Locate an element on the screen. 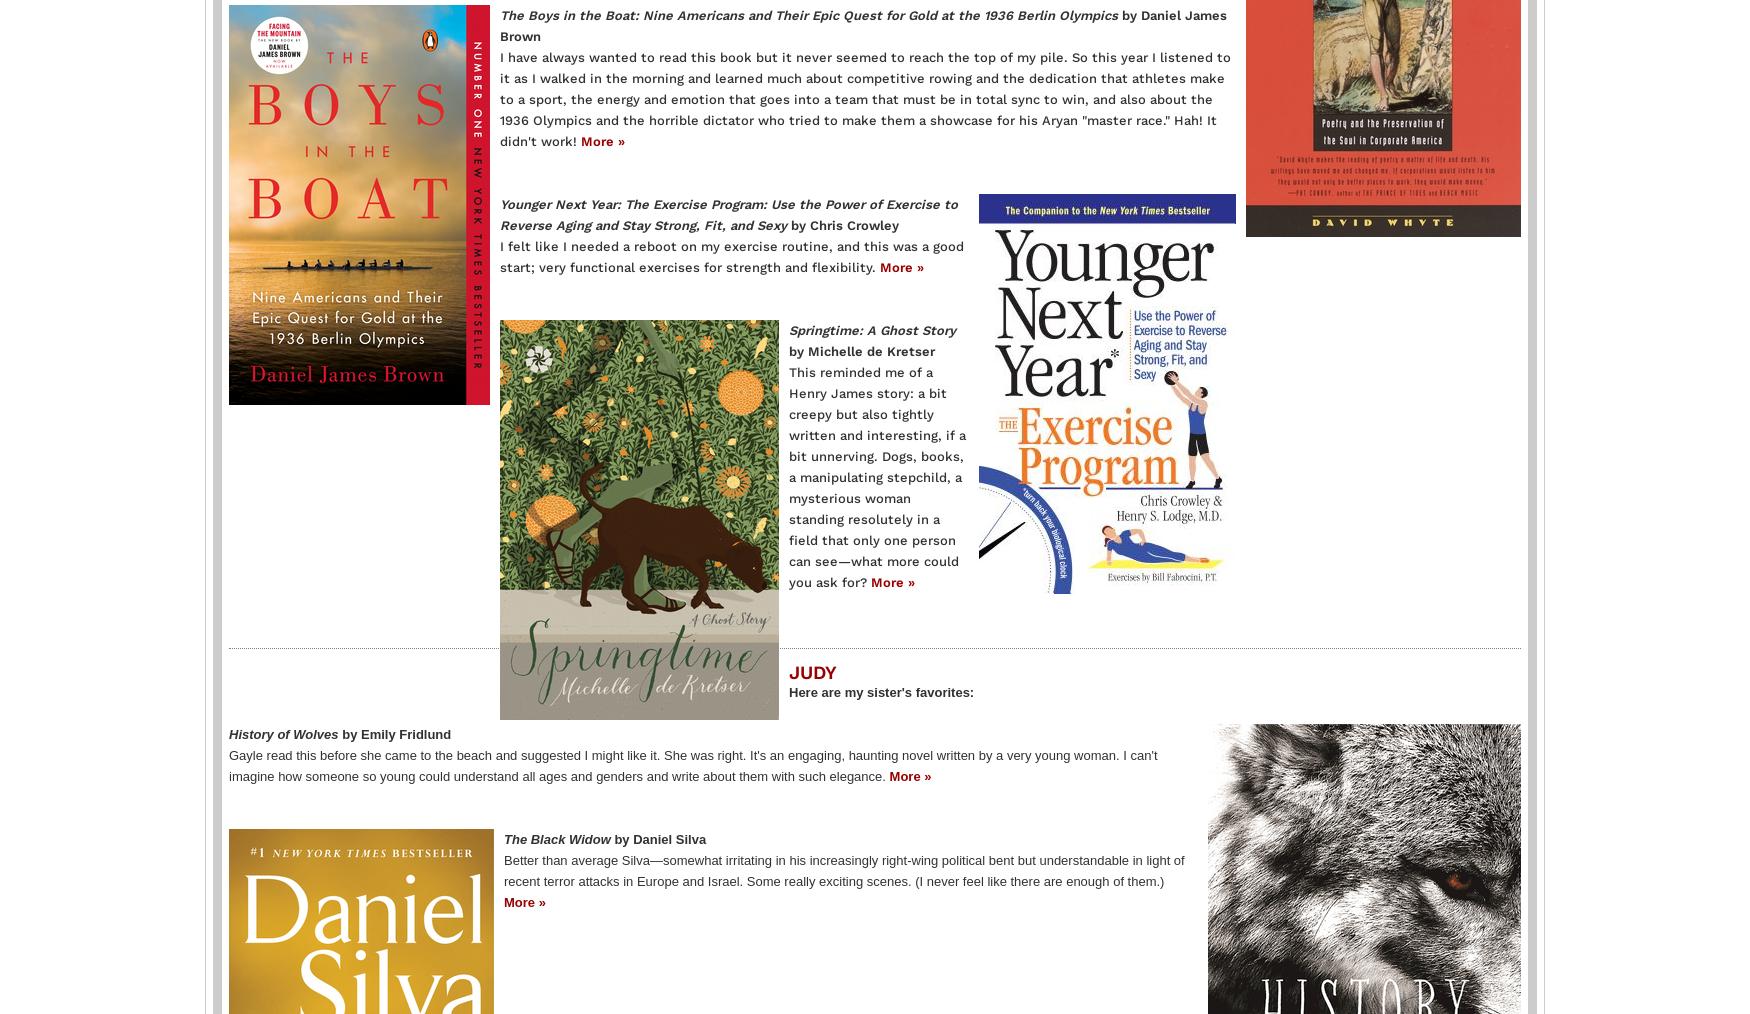  'The Black Widow' is located at coordinates (502, 838).